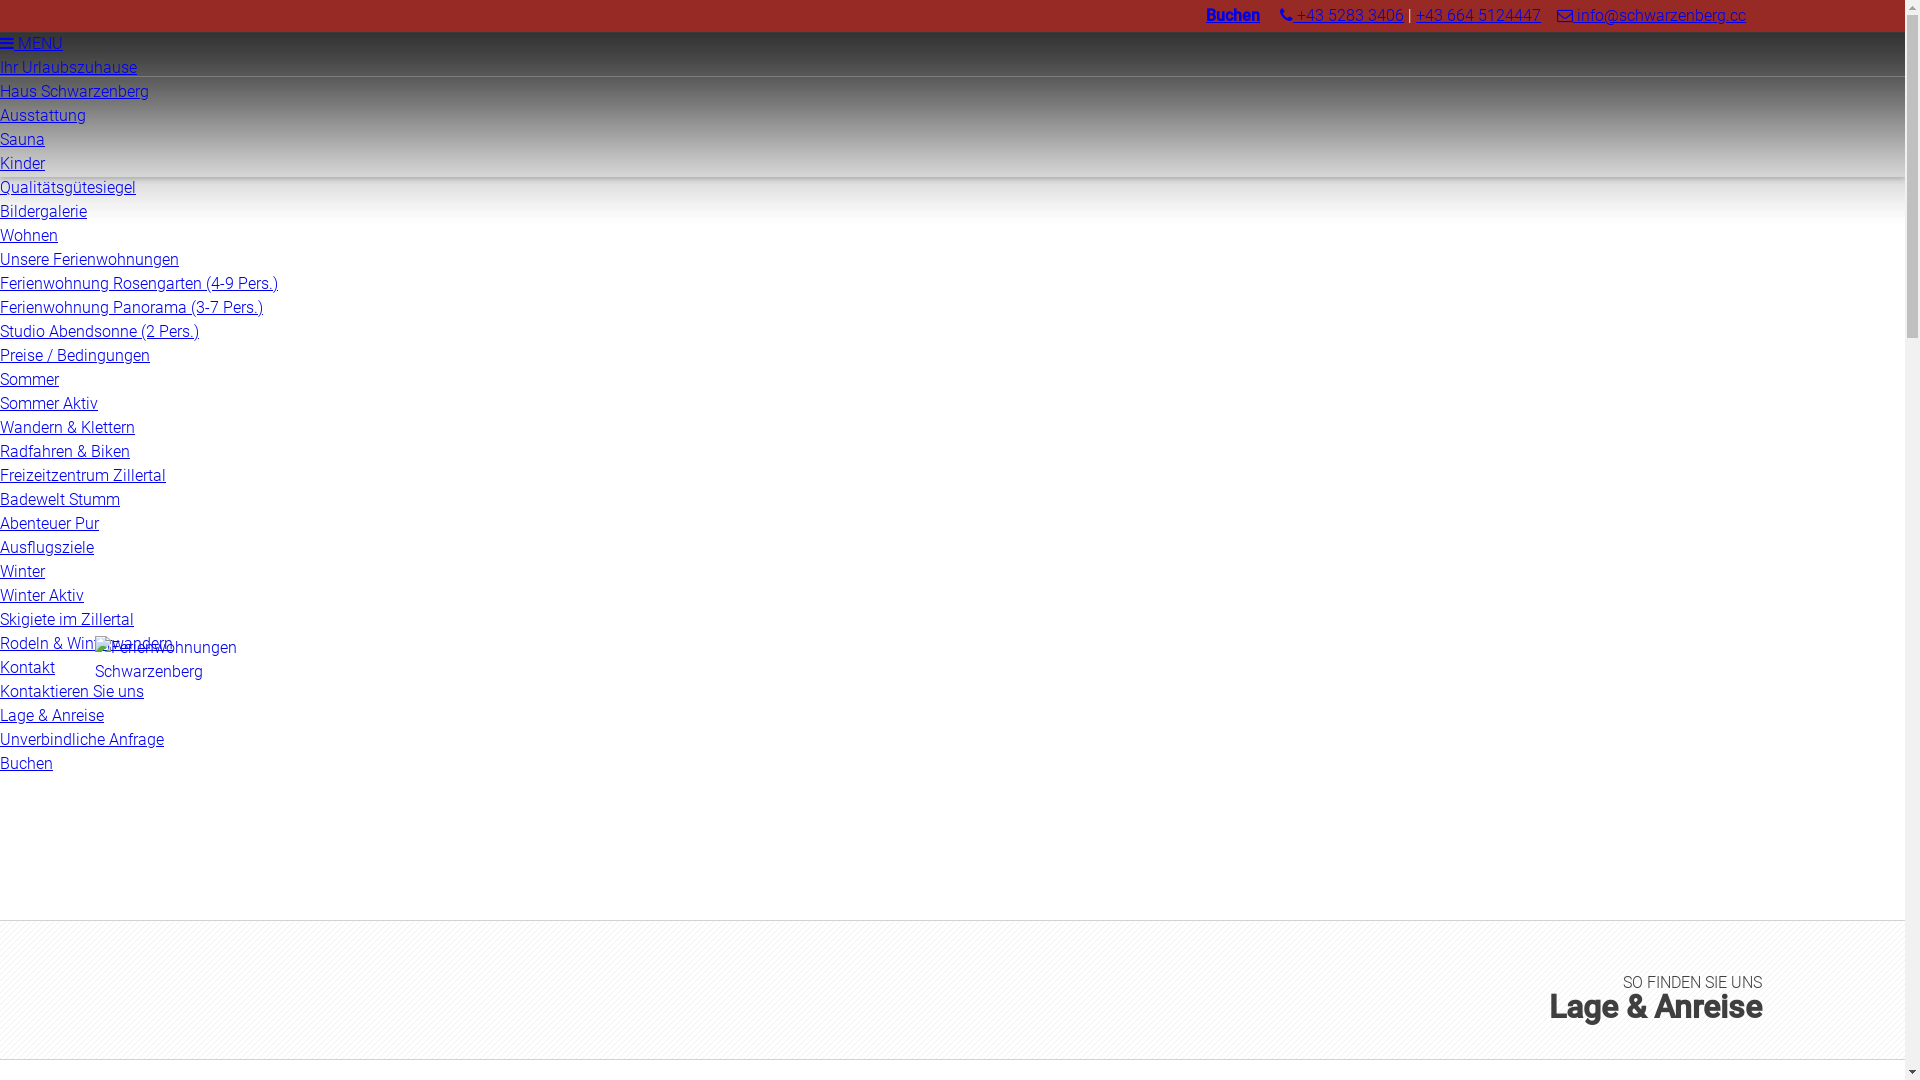  Describe the element at coordinates (22, 571) in the screenshot. I see `'Winter'` at that location.